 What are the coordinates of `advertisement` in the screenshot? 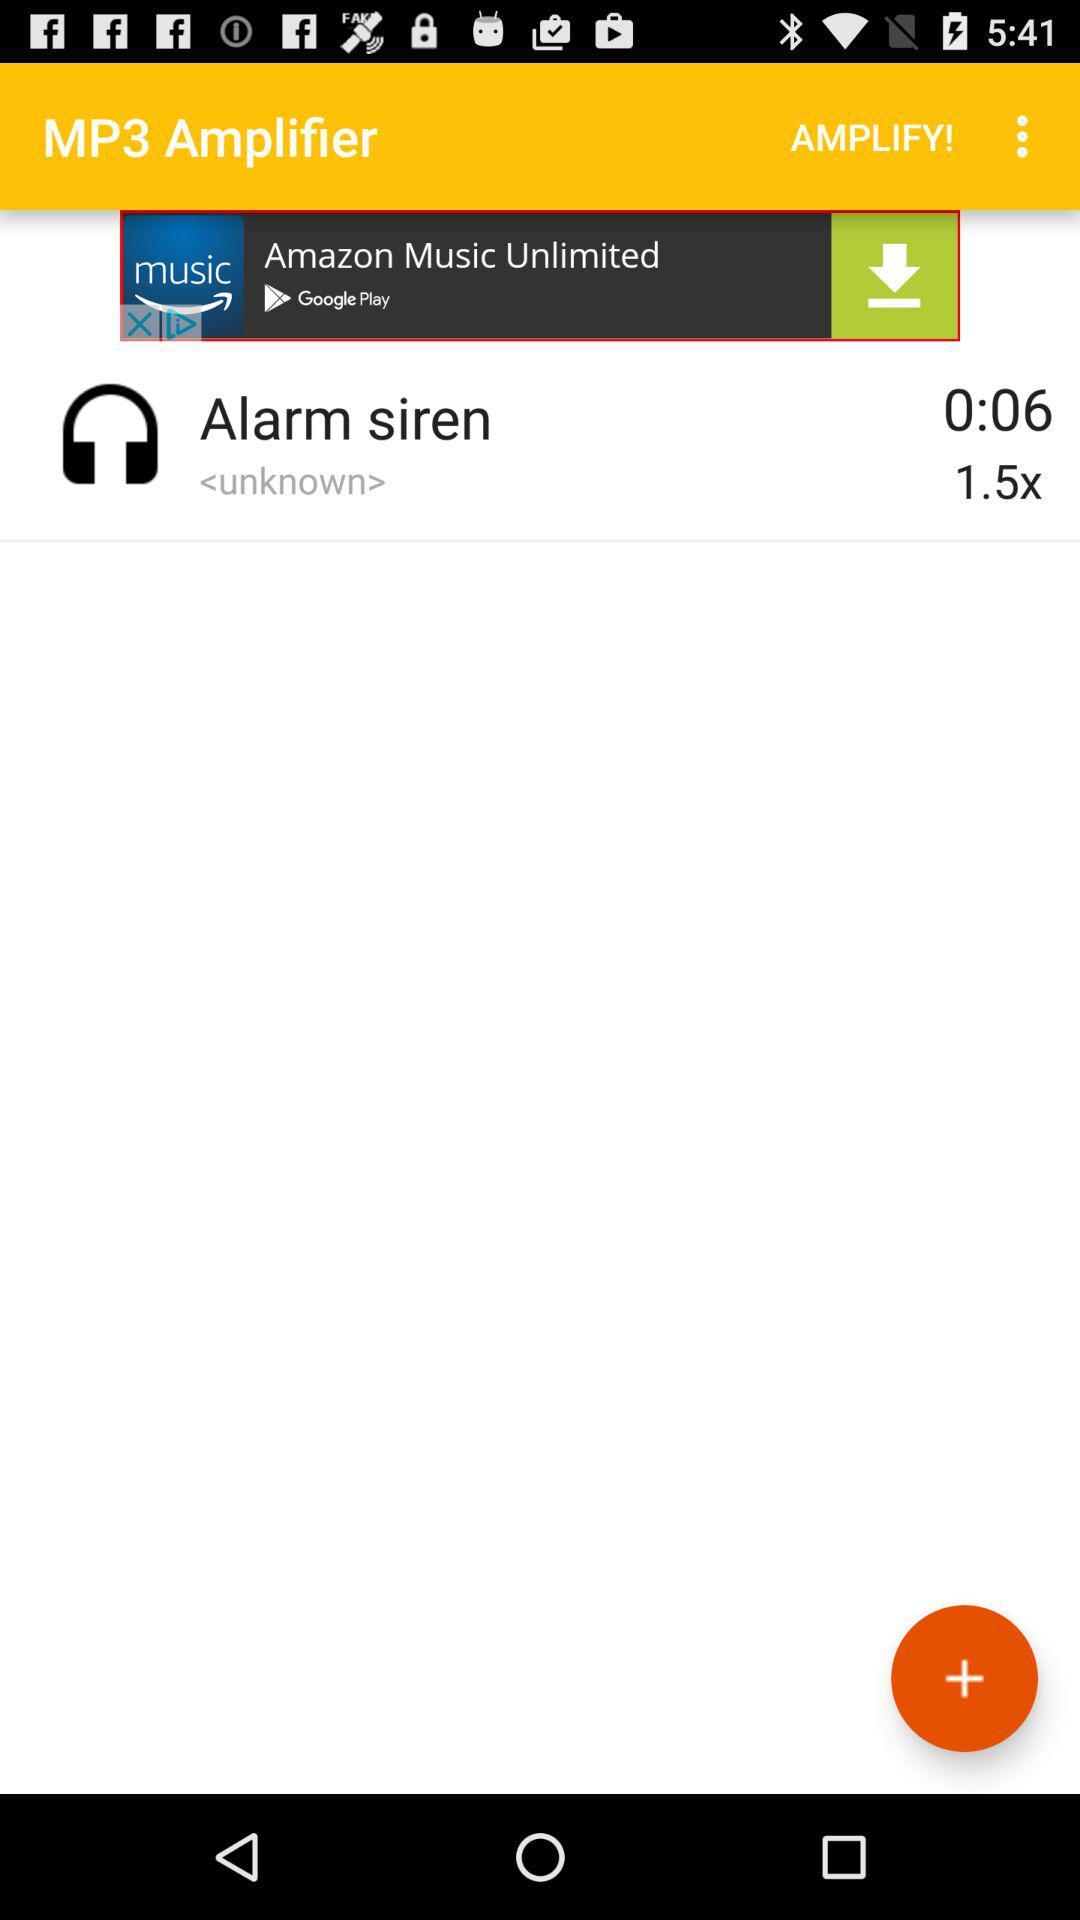 It's located at (540, 274).